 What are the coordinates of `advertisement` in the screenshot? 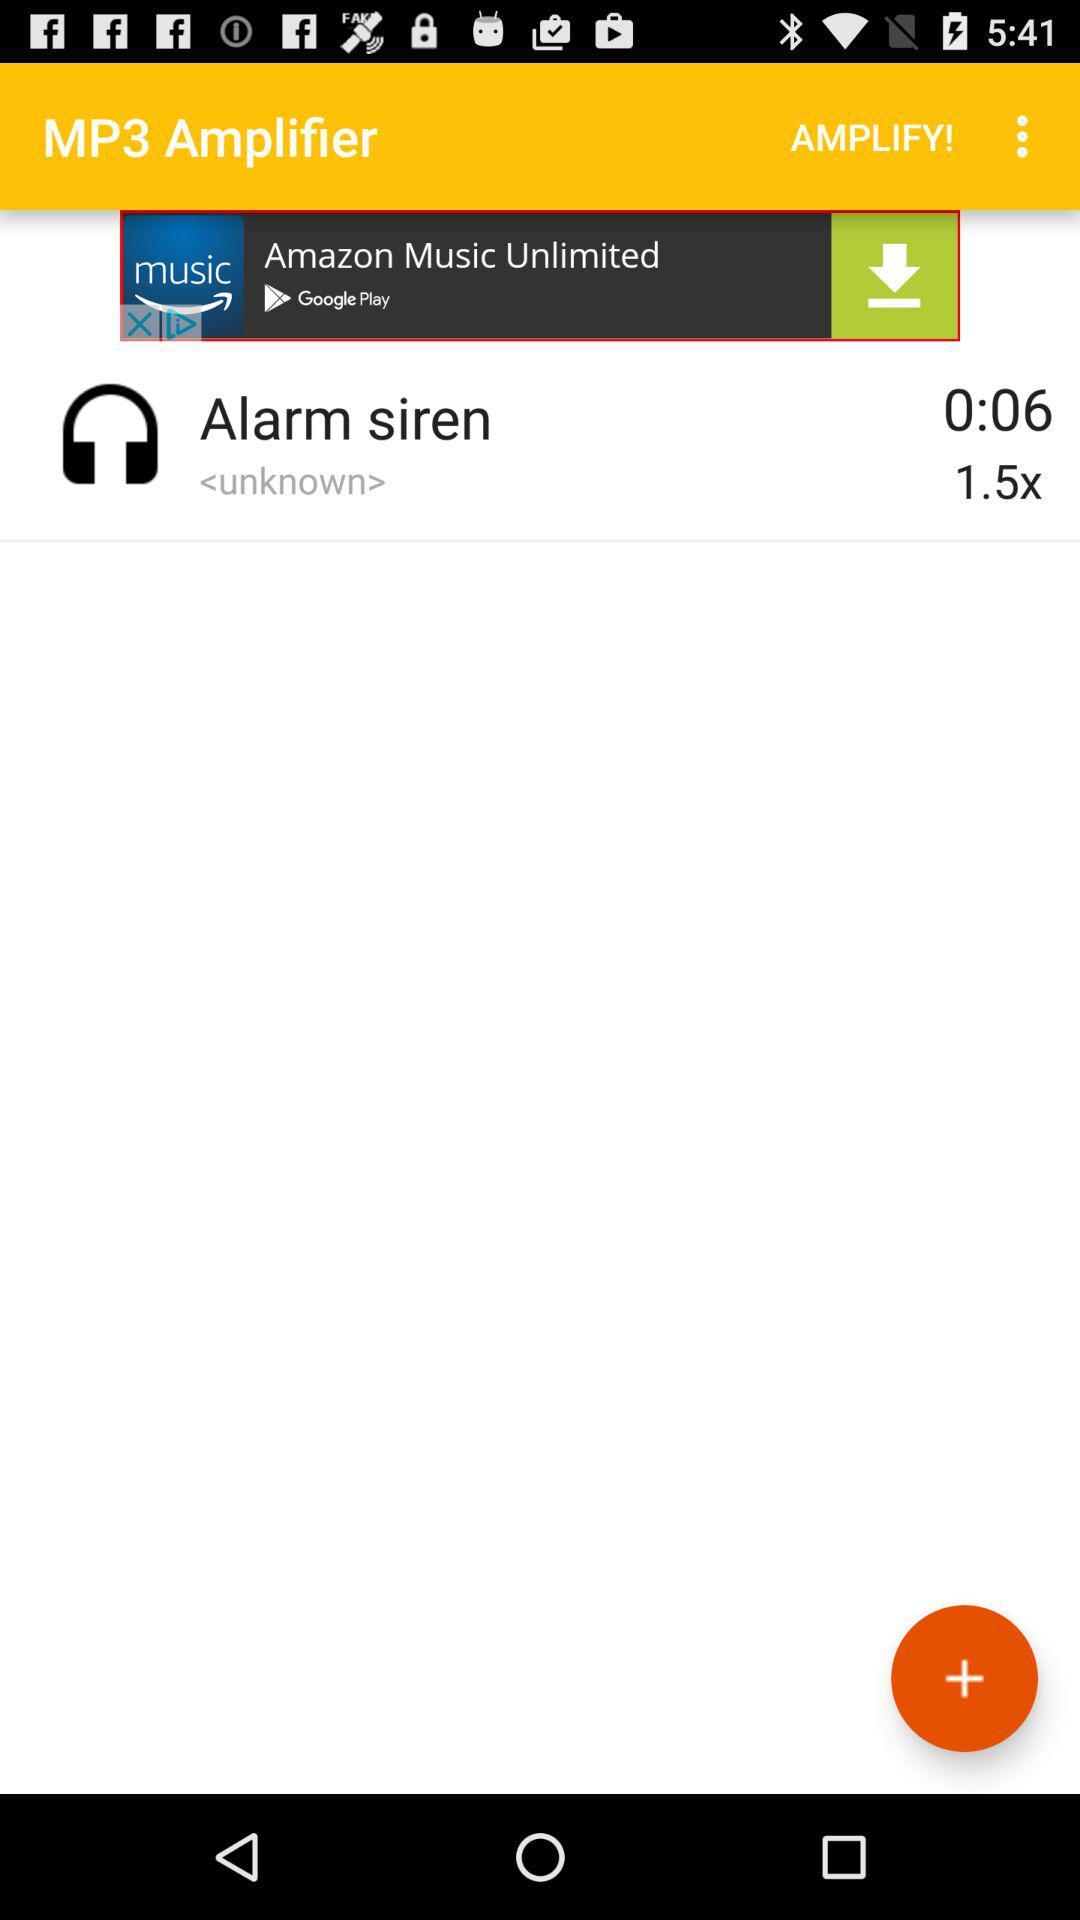 It's located at (540, 274).